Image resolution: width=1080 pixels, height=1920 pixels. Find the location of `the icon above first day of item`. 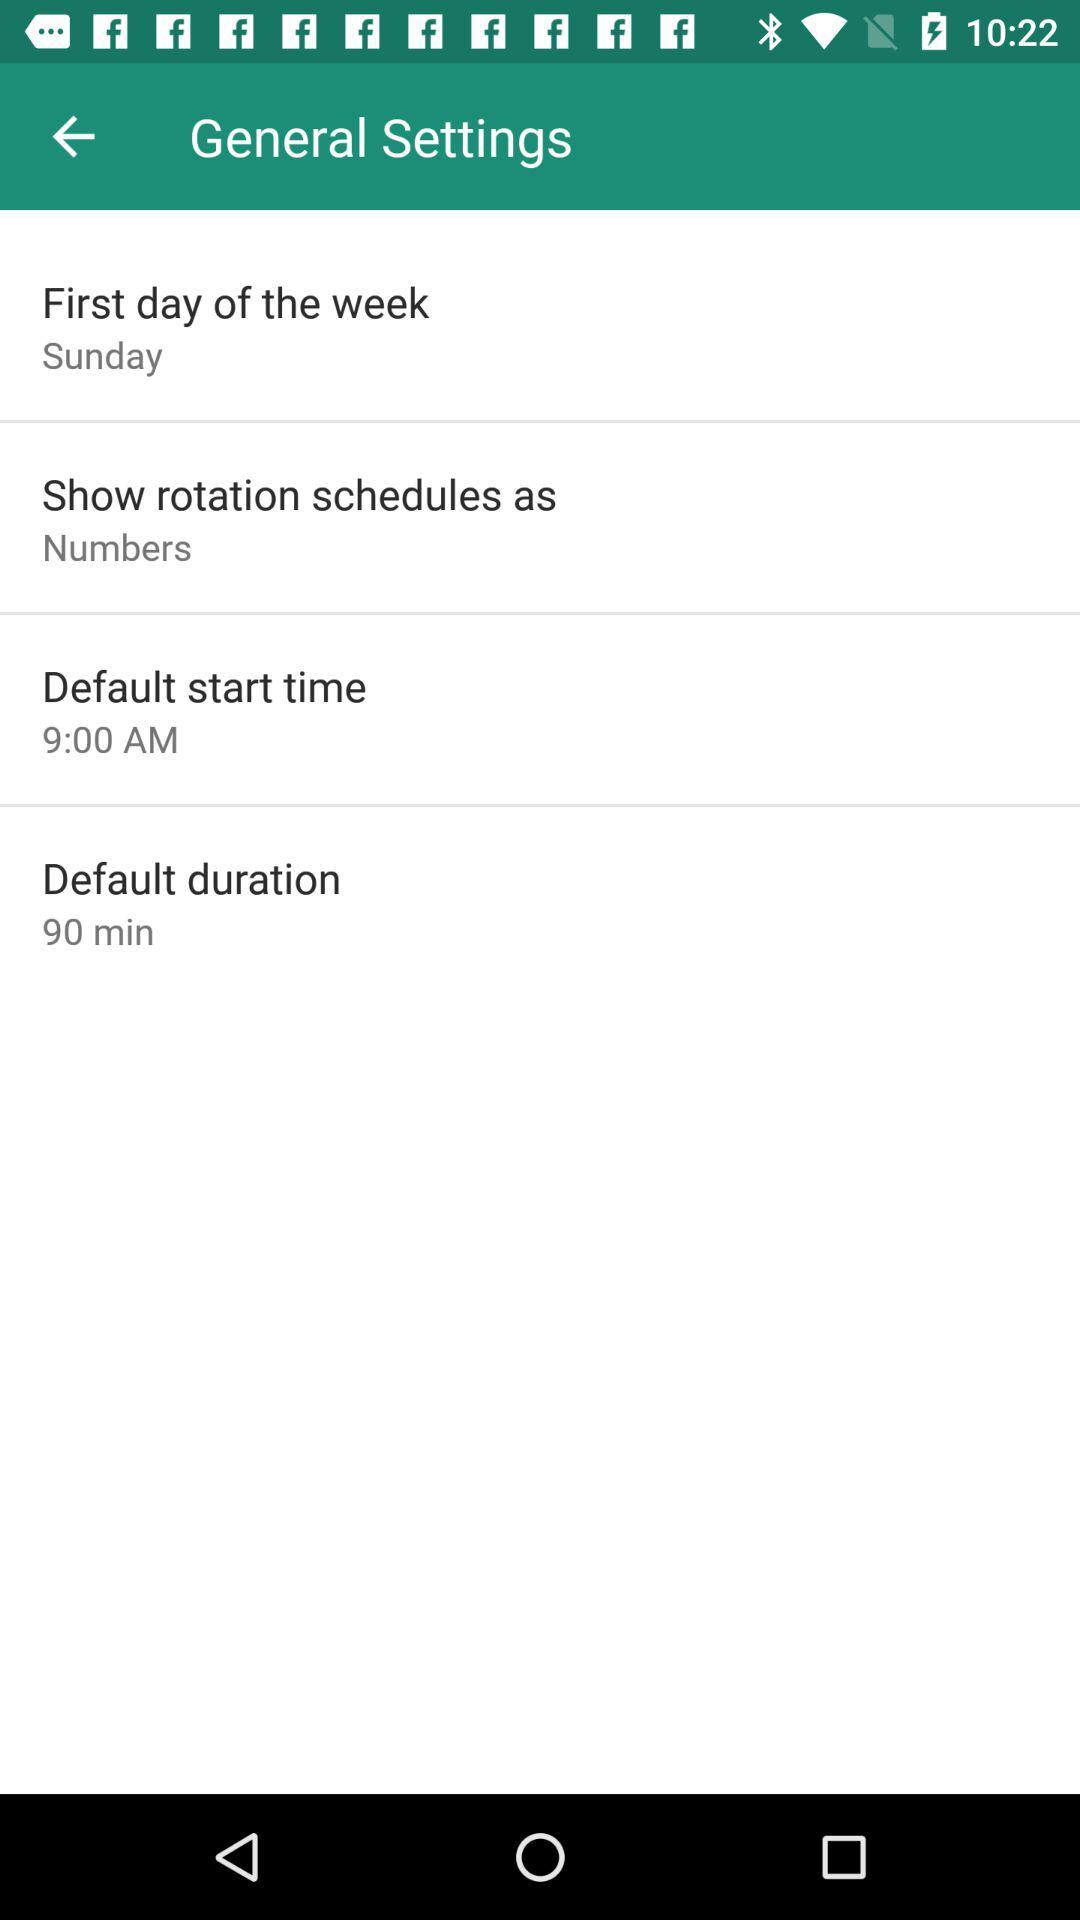

the icon above first day of item is located at coordinates (72, 135).